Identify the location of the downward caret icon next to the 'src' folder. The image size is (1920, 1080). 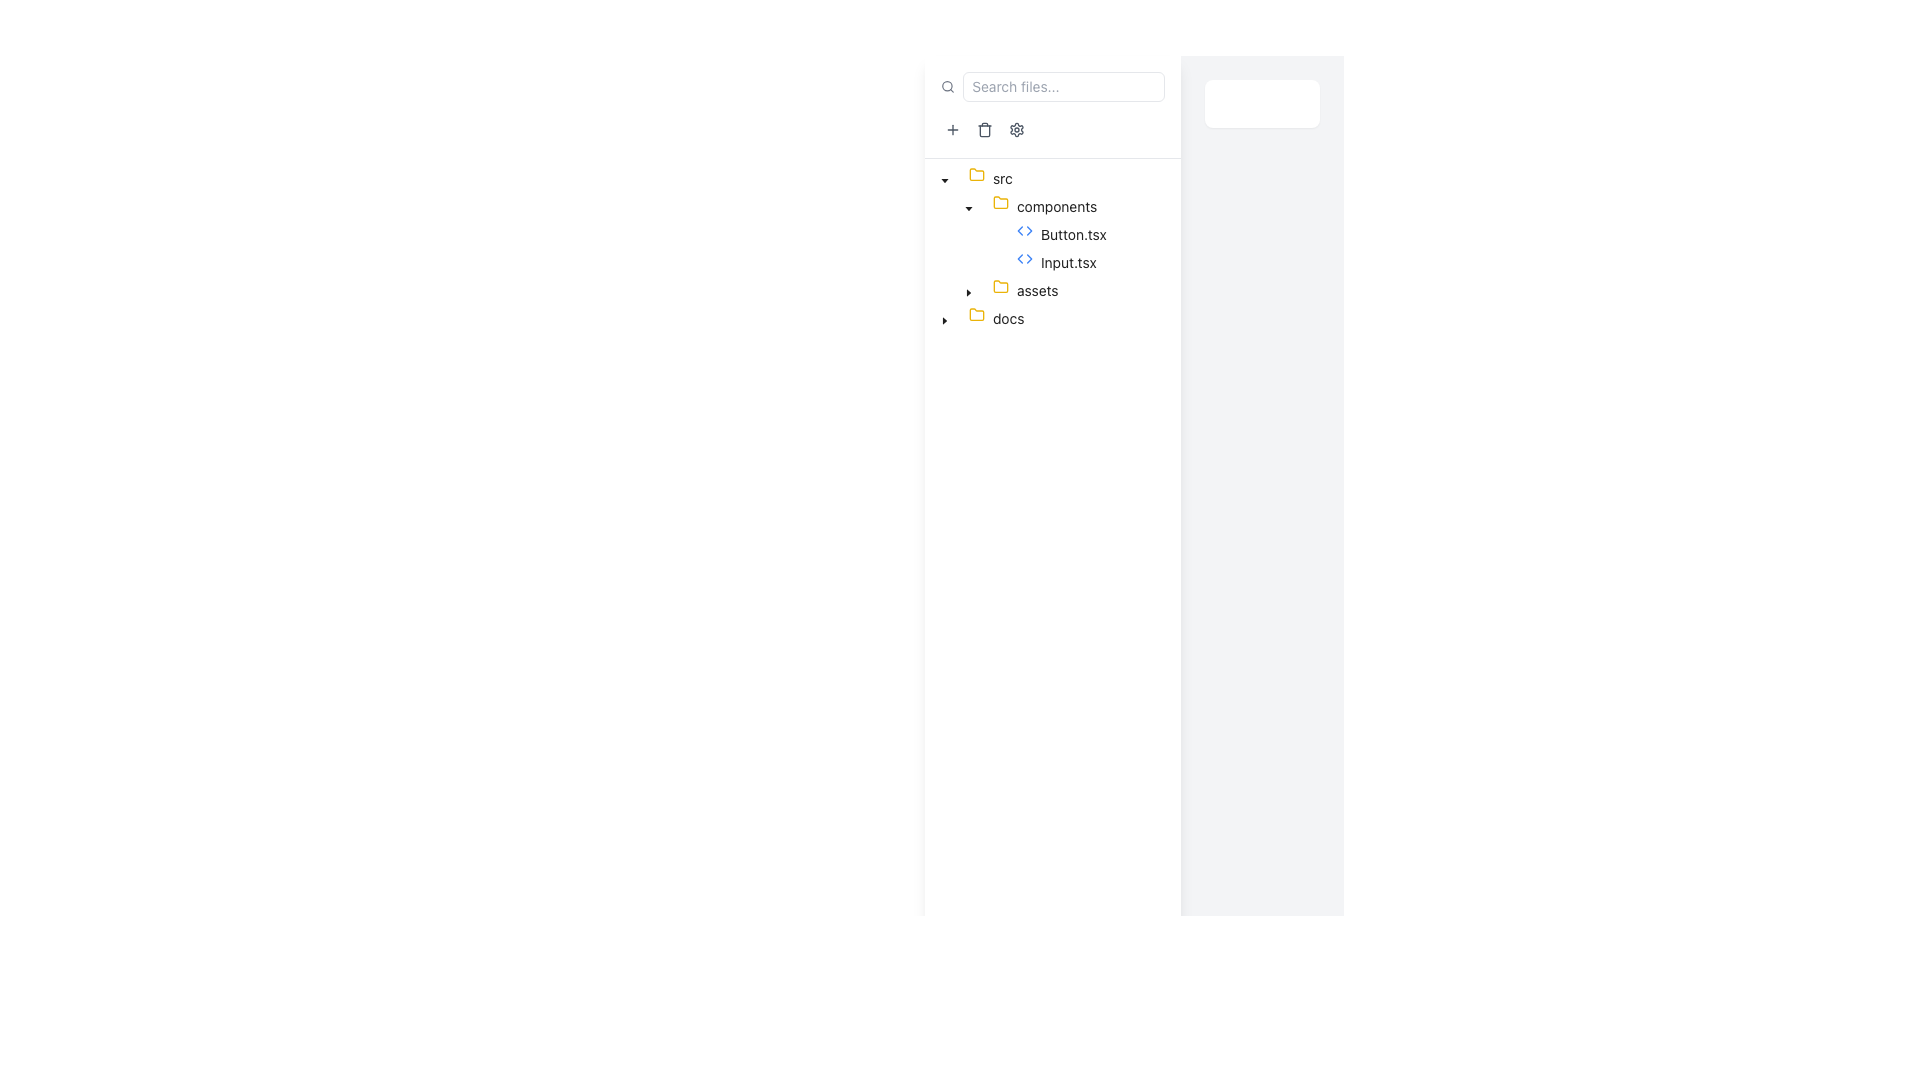
(944, 181).